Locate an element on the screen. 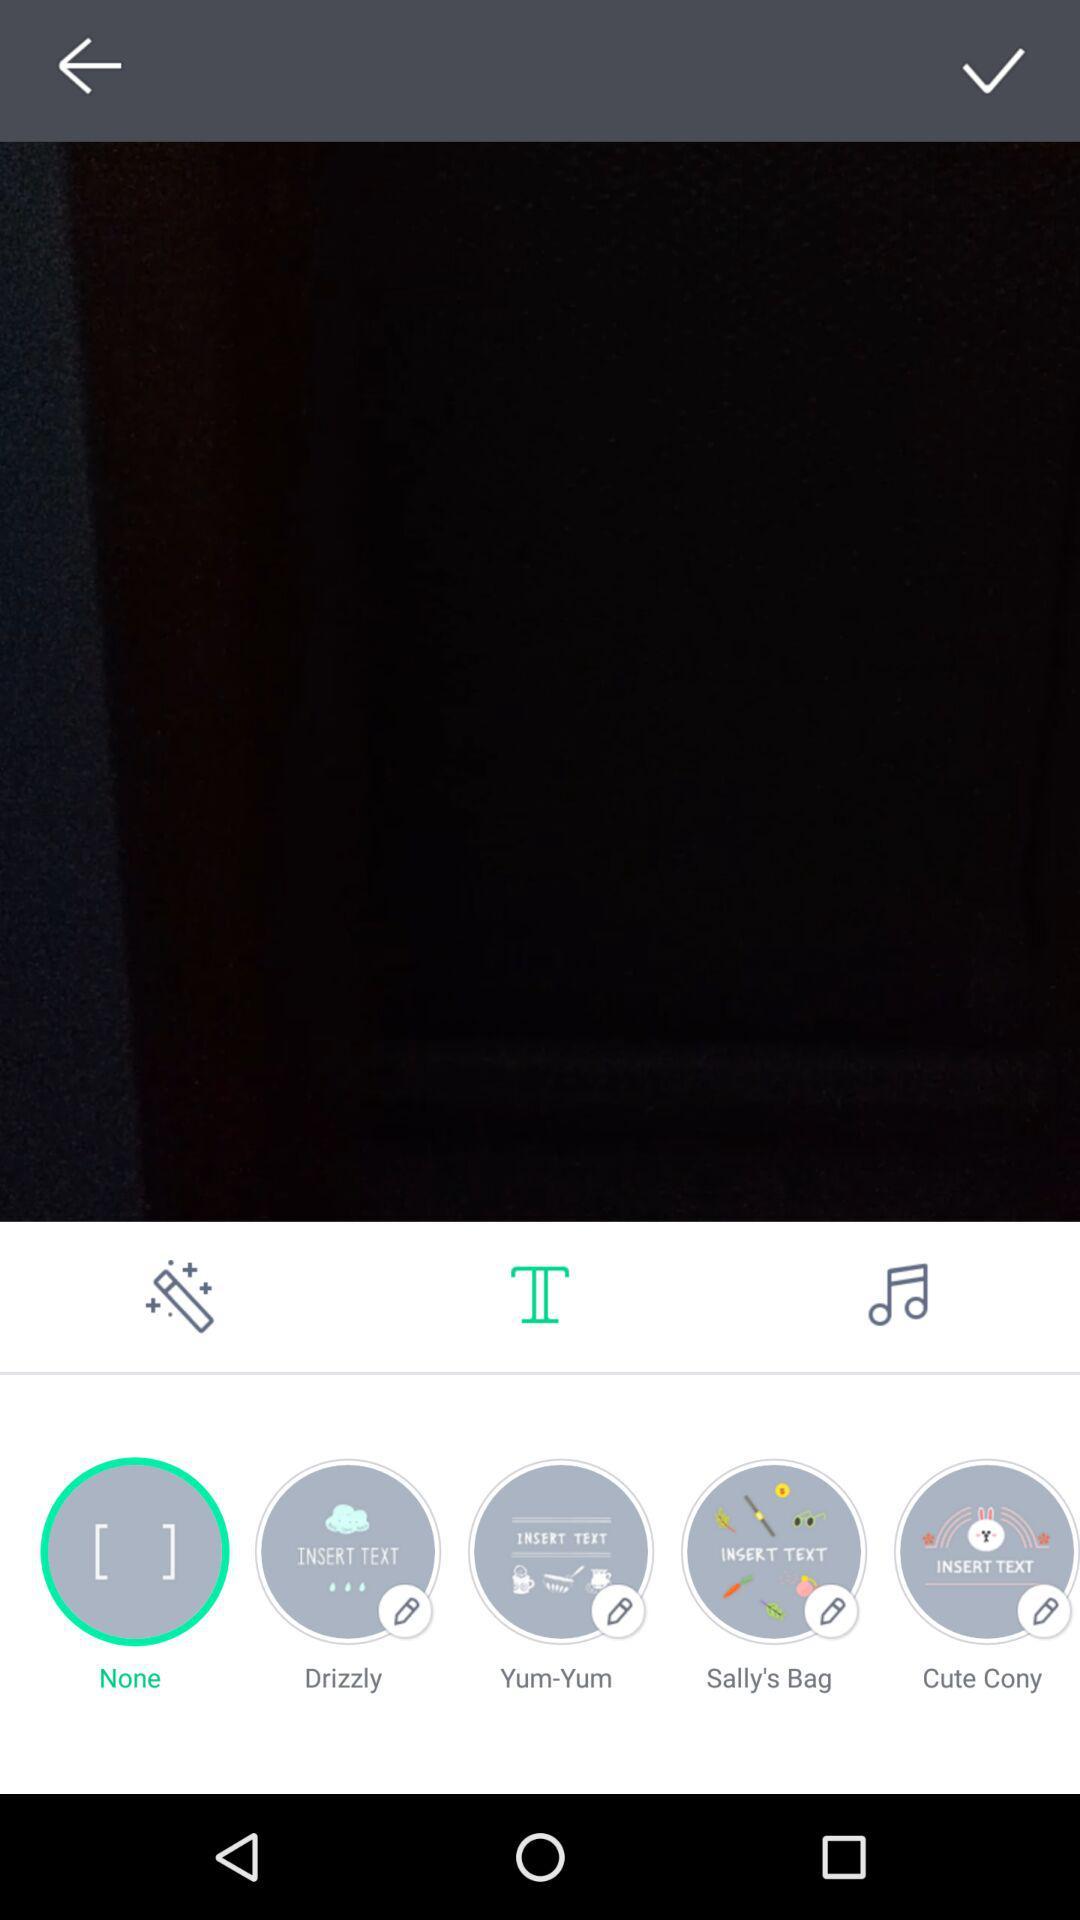 This screenshot has width=1080, height=1920. write text is located at coordinates (540, 1296).